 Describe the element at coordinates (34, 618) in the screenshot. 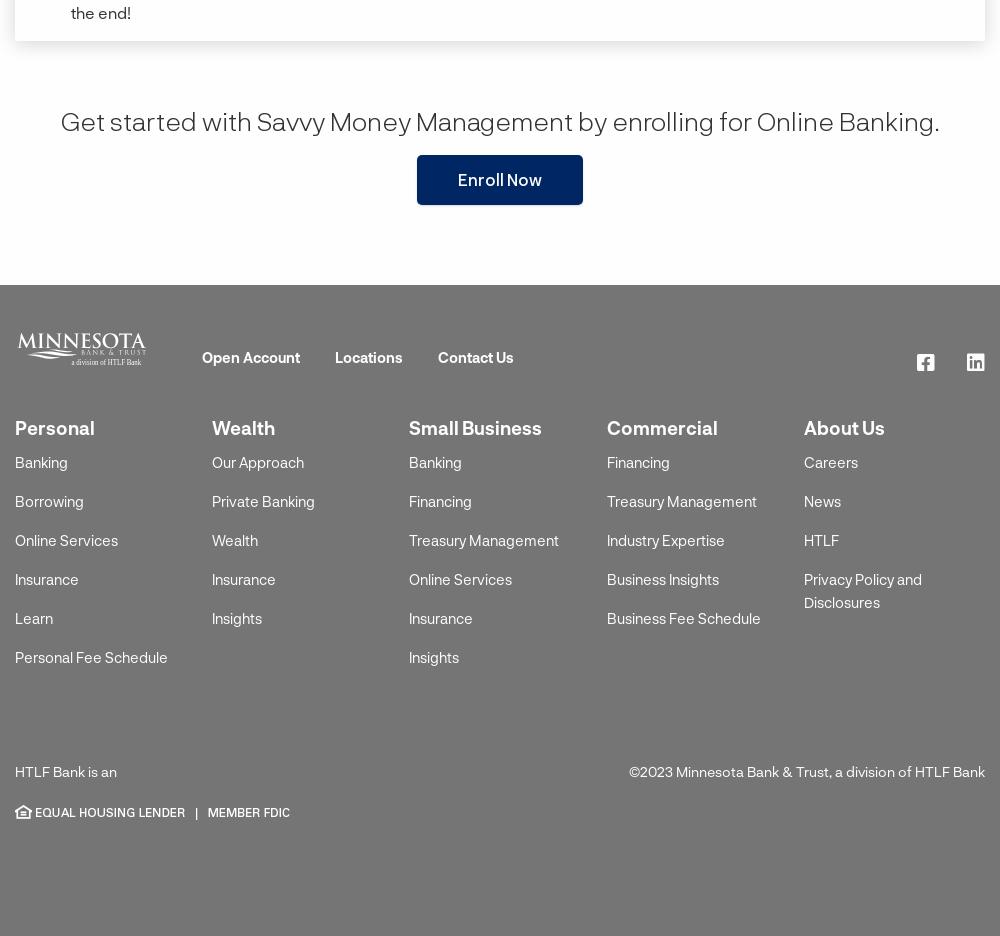

I see `'Learn'` at that location.